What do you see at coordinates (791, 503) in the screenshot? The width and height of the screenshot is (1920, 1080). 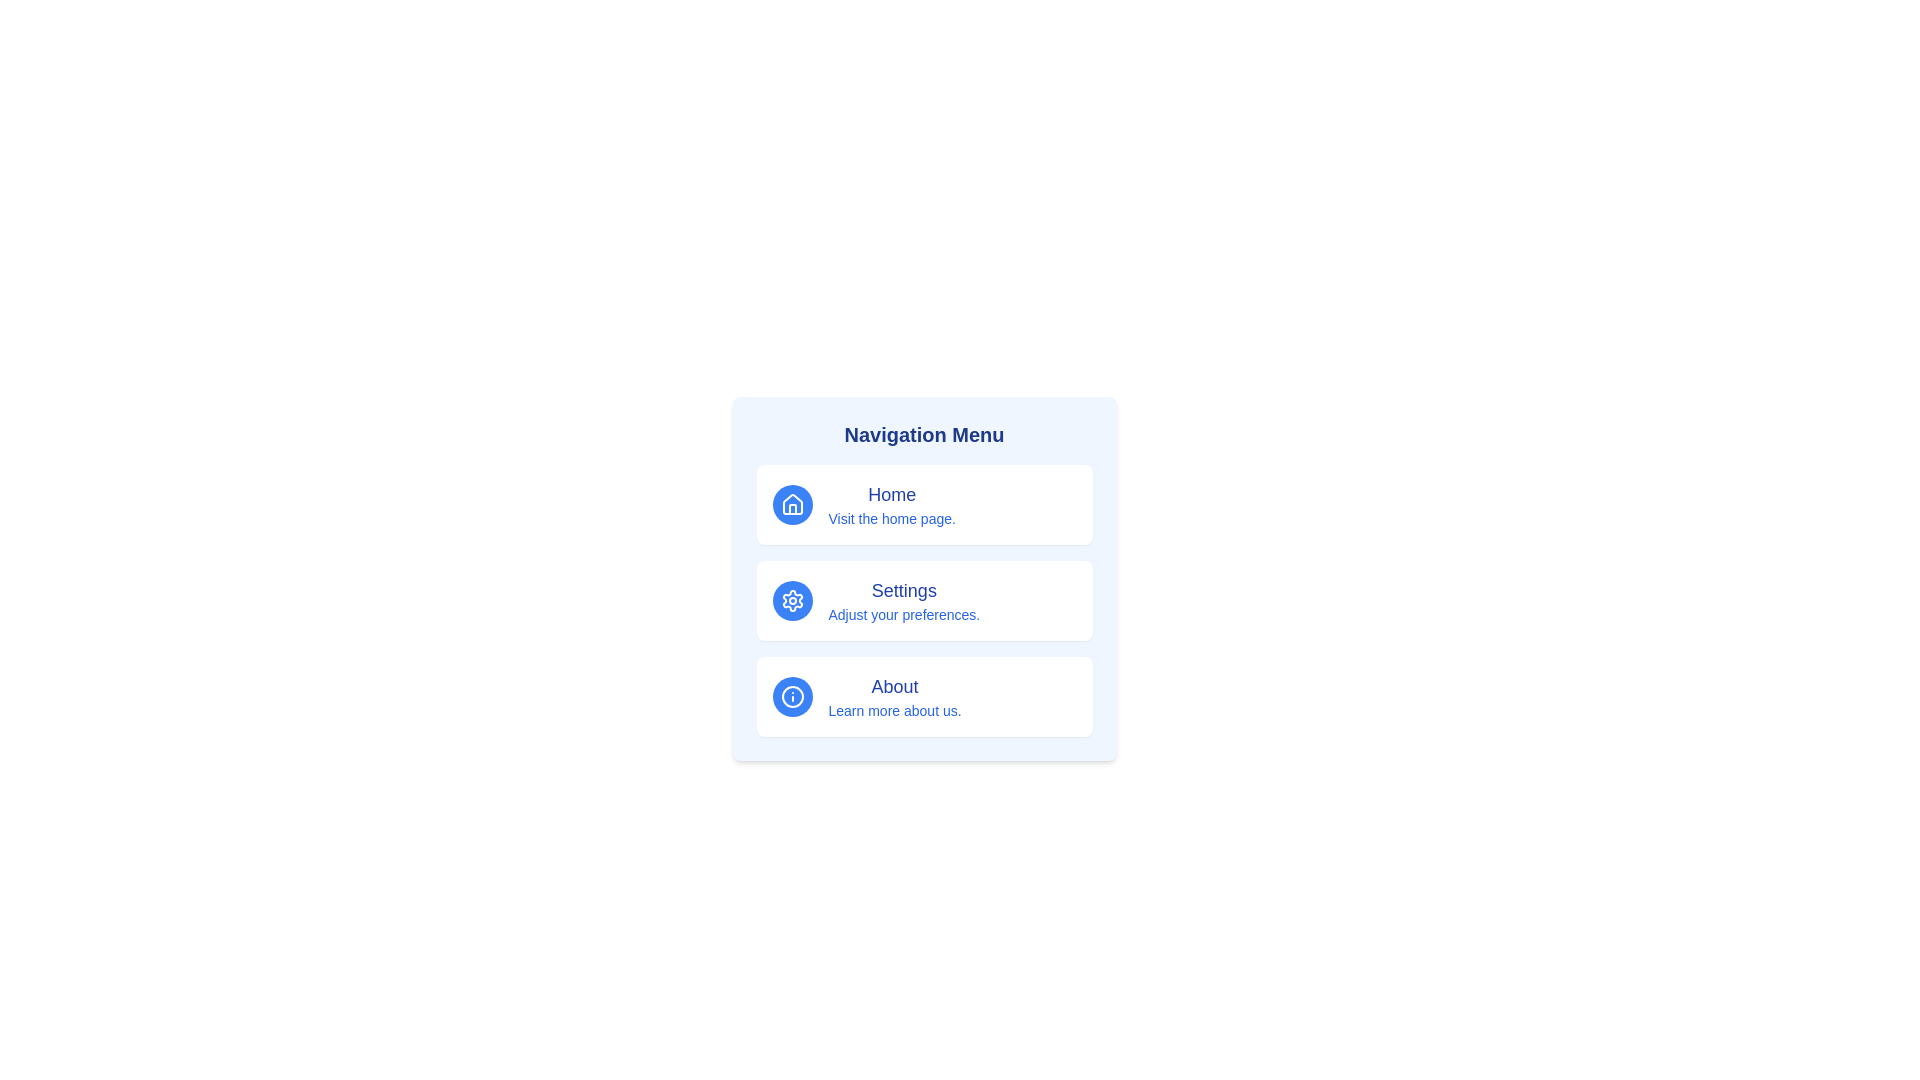 I see `the house-like icon in the navigation menu labeled 'Home', which is the topmost item in a vertical list of options` at bounding box center [791, 503].